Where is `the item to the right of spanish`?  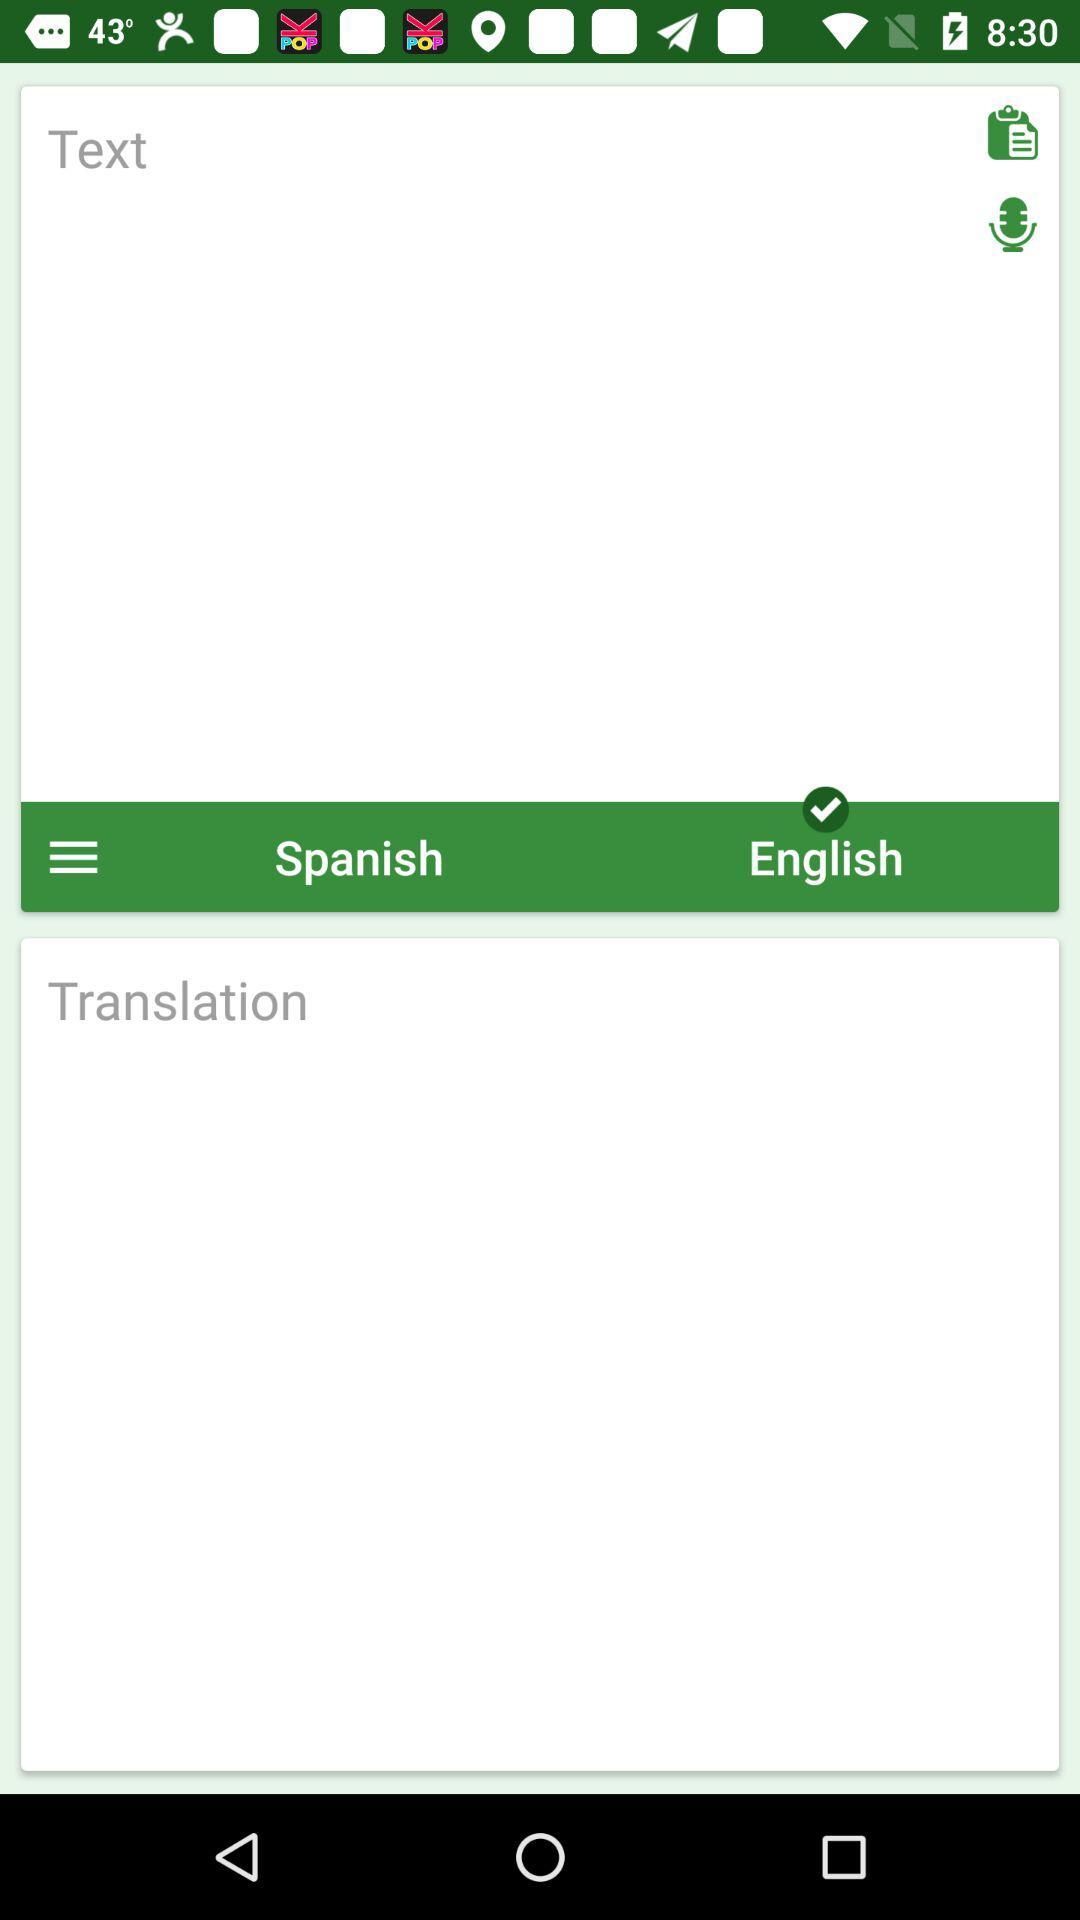
the item to the right of spanish is located at coordinates (825, 856).